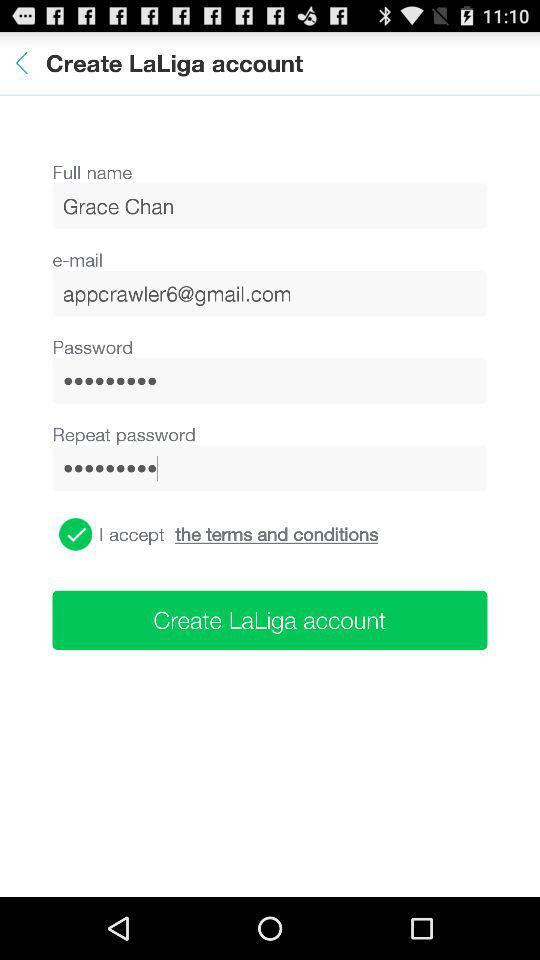  What do you see at coordinates (270, 292) in the screenshot?
I see `item above the password icon` at bounding box center [270, 292].